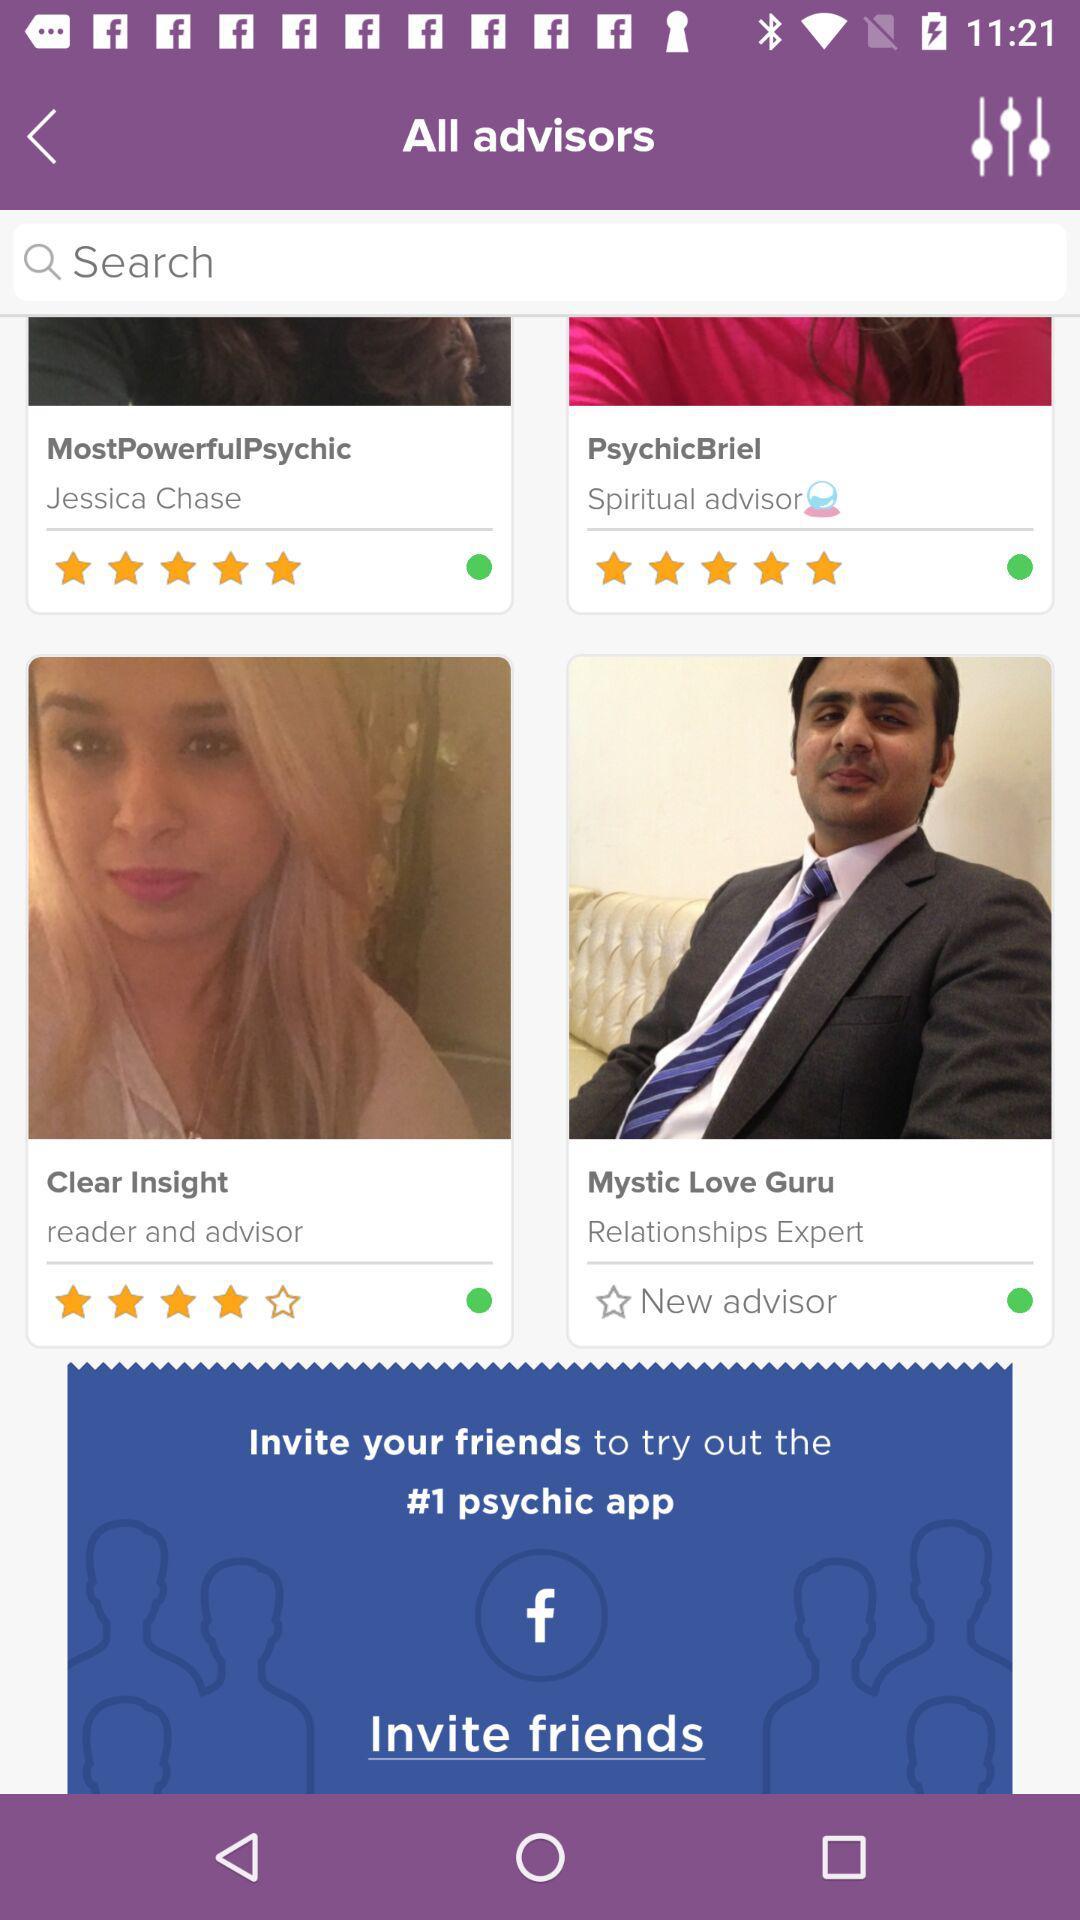 The height and width of the screenshot is (1920, 1080). Describe the element at coordinates (1011, 135) in the screenshot. I see `app settings` at that location.